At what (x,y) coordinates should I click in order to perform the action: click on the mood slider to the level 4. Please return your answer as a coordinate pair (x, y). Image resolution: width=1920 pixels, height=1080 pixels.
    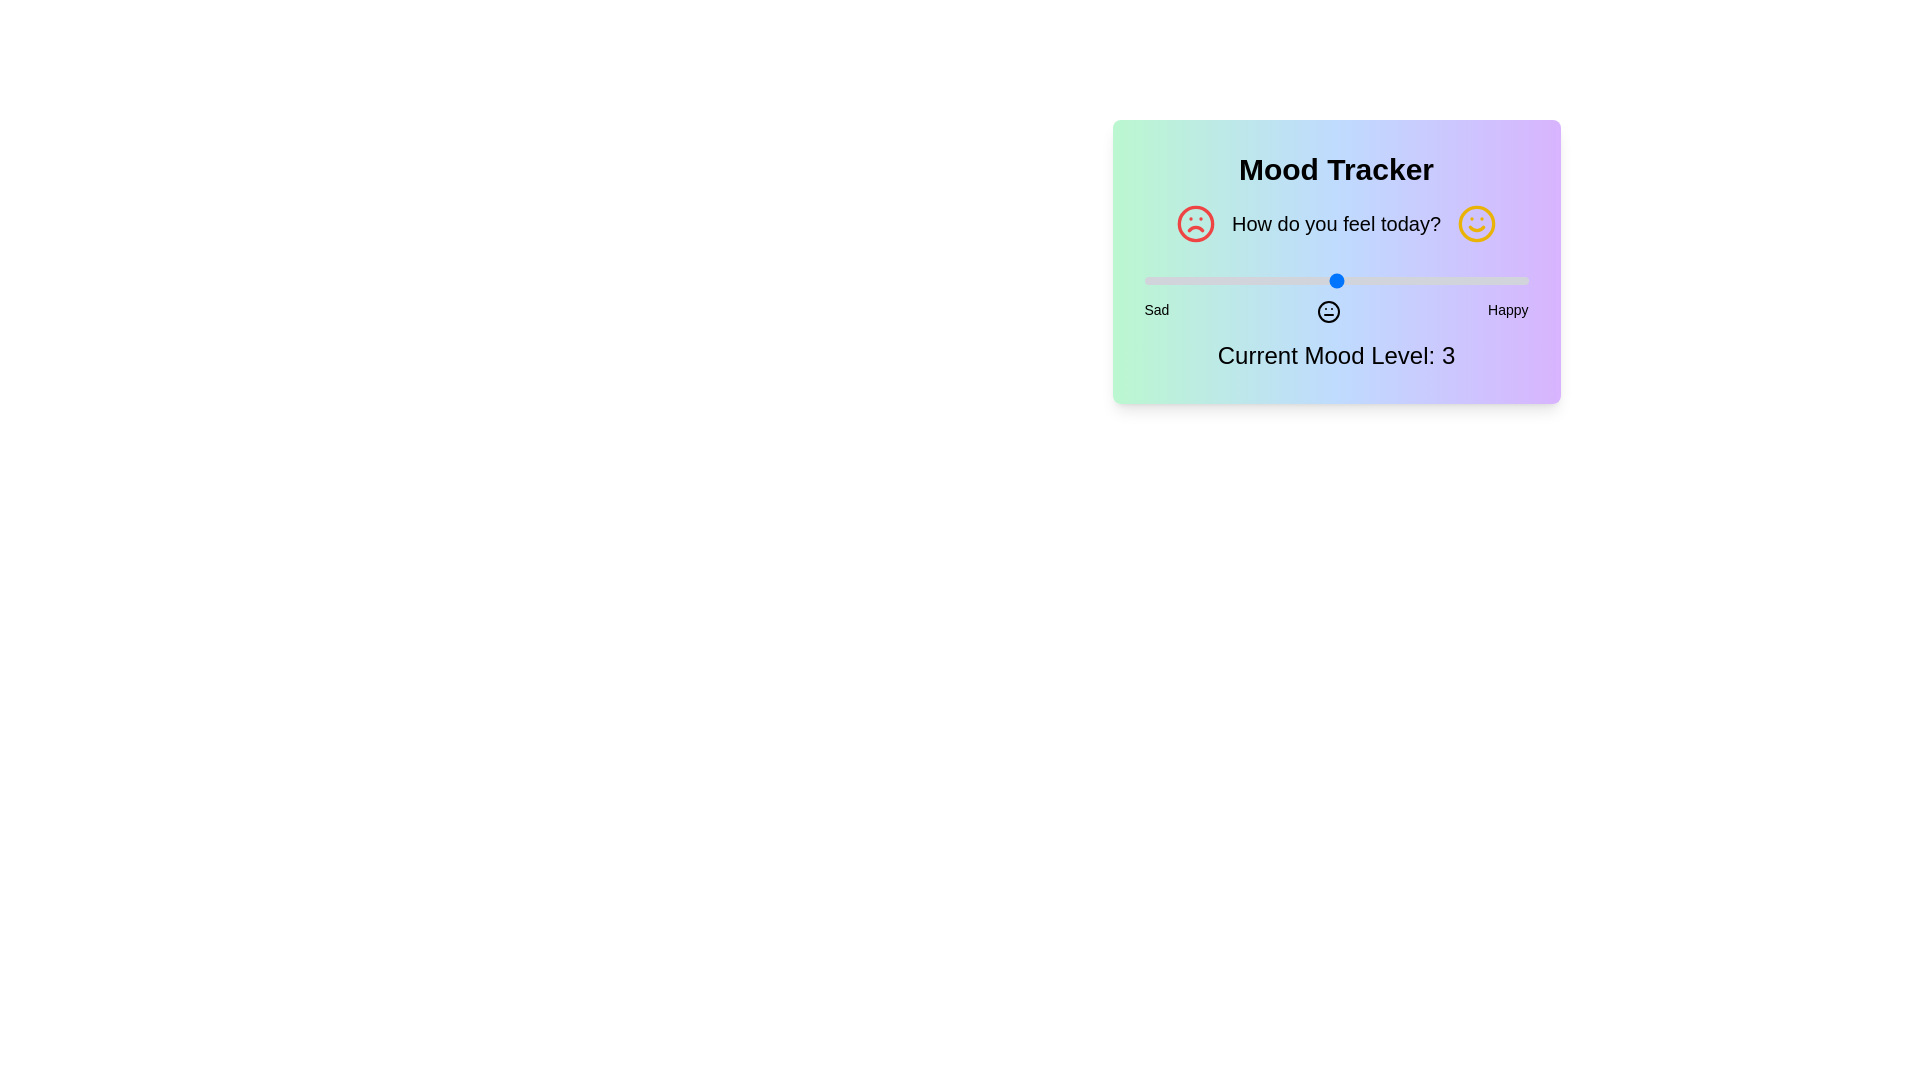
    Looking at the image, I should click on (1431, 281).